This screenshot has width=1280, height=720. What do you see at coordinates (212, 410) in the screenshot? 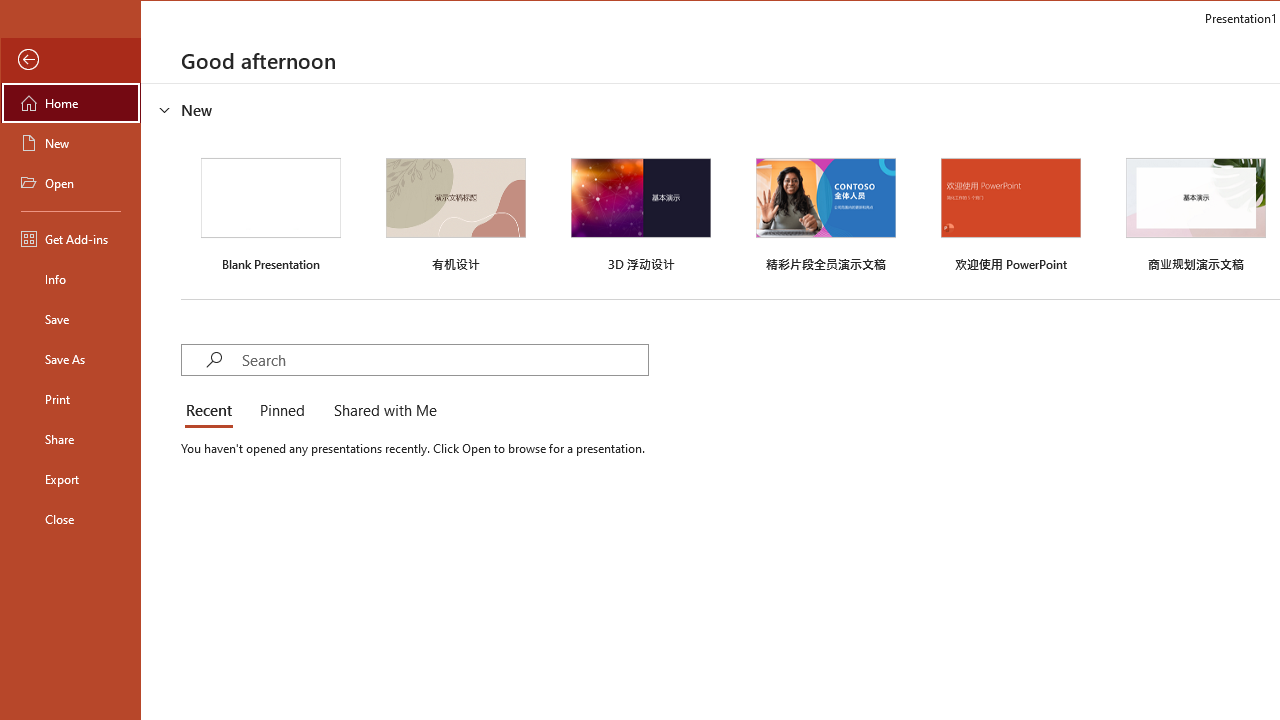
I see `'Recent'` at bounding box center [212, 410].